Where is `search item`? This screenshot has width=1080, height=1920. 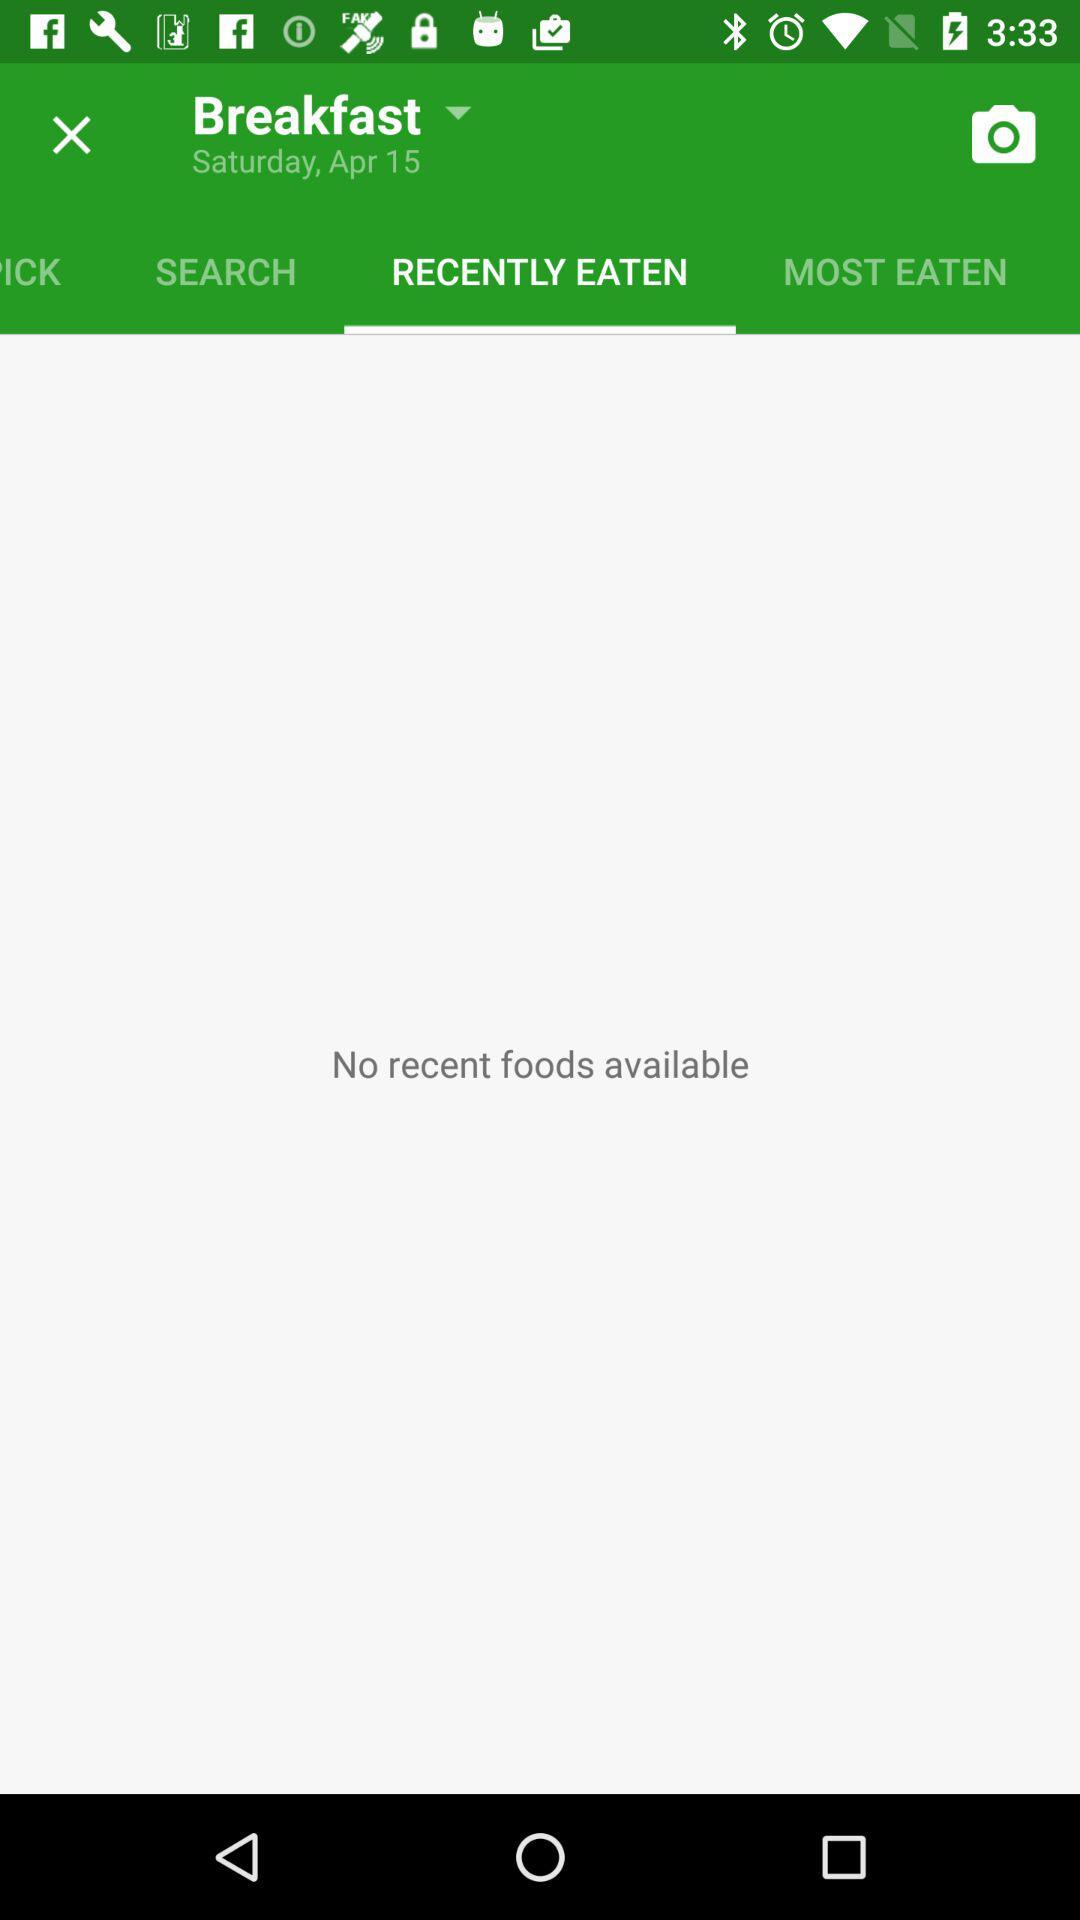 search item is located at coordinates (225, 269).